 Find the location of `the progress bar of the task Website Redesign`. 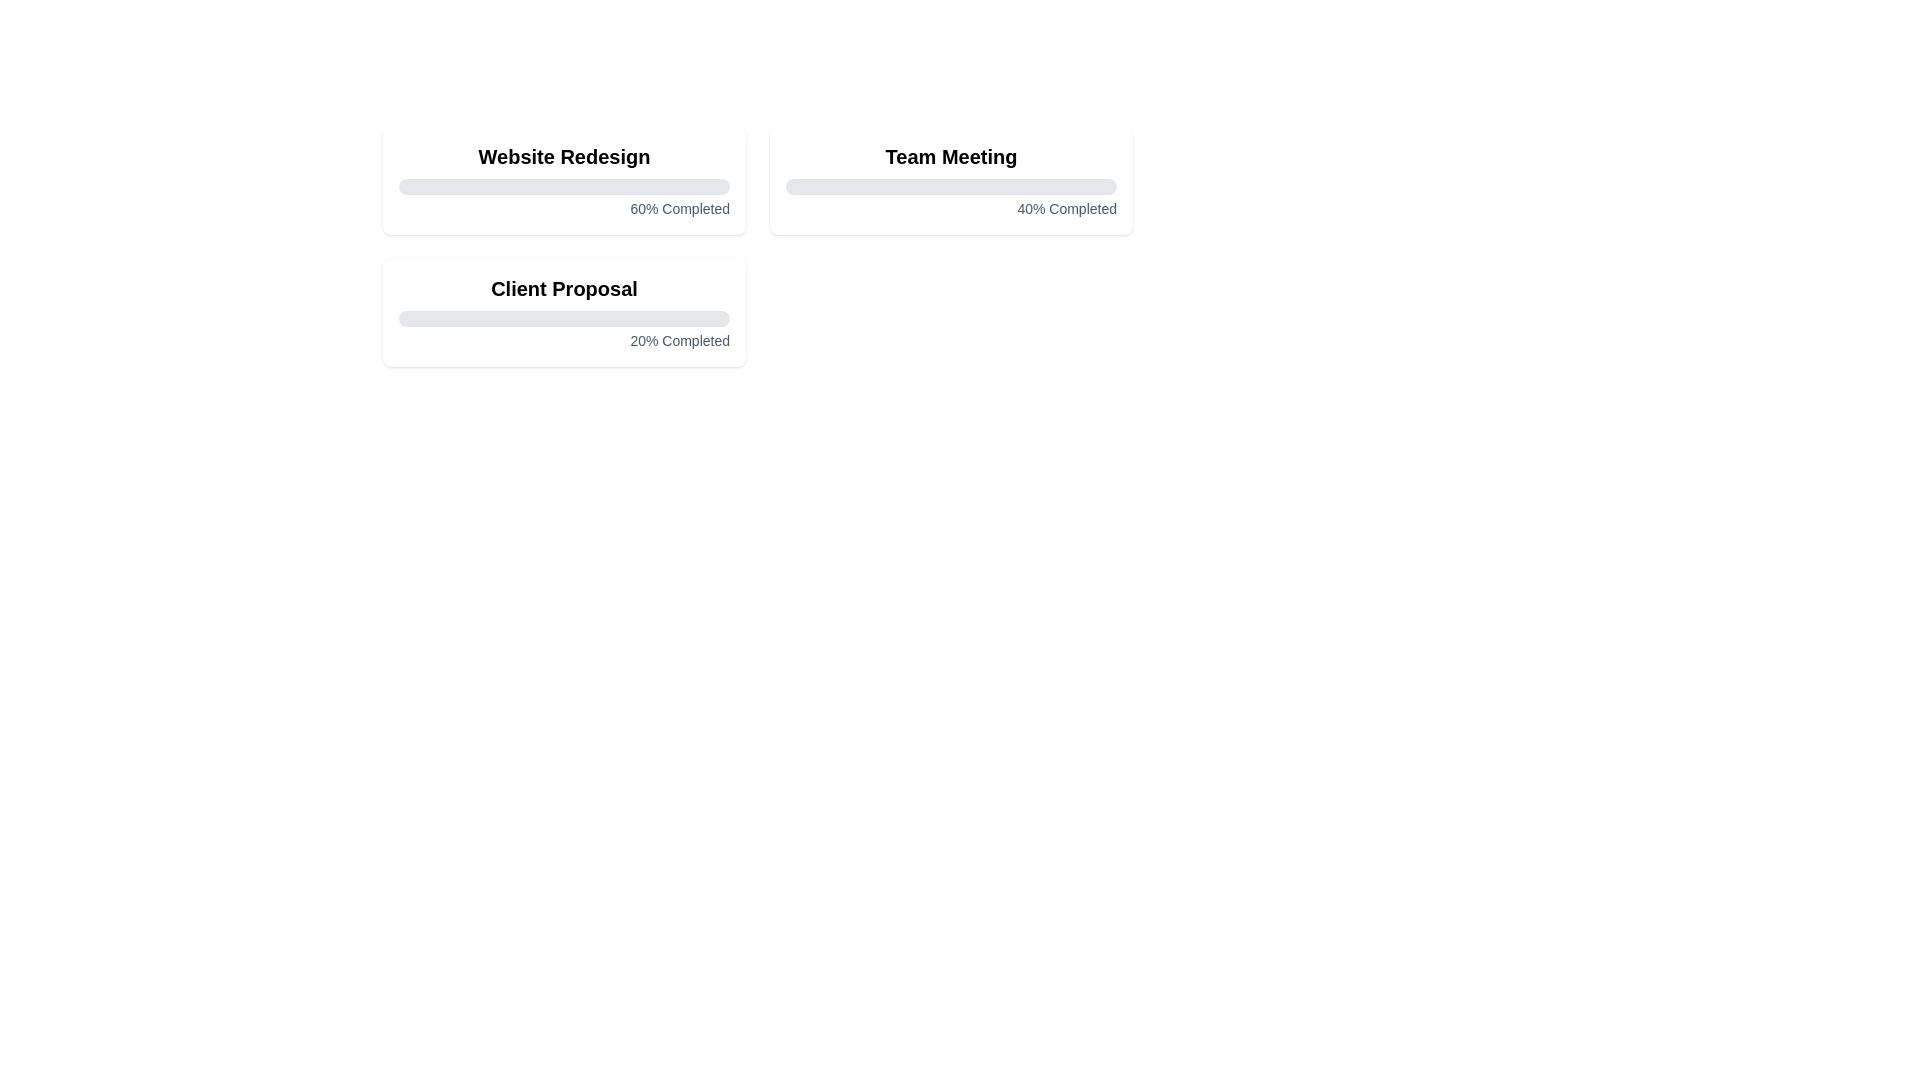

the progress bar of the task Website Redesign is located at coordinates (563, 186).